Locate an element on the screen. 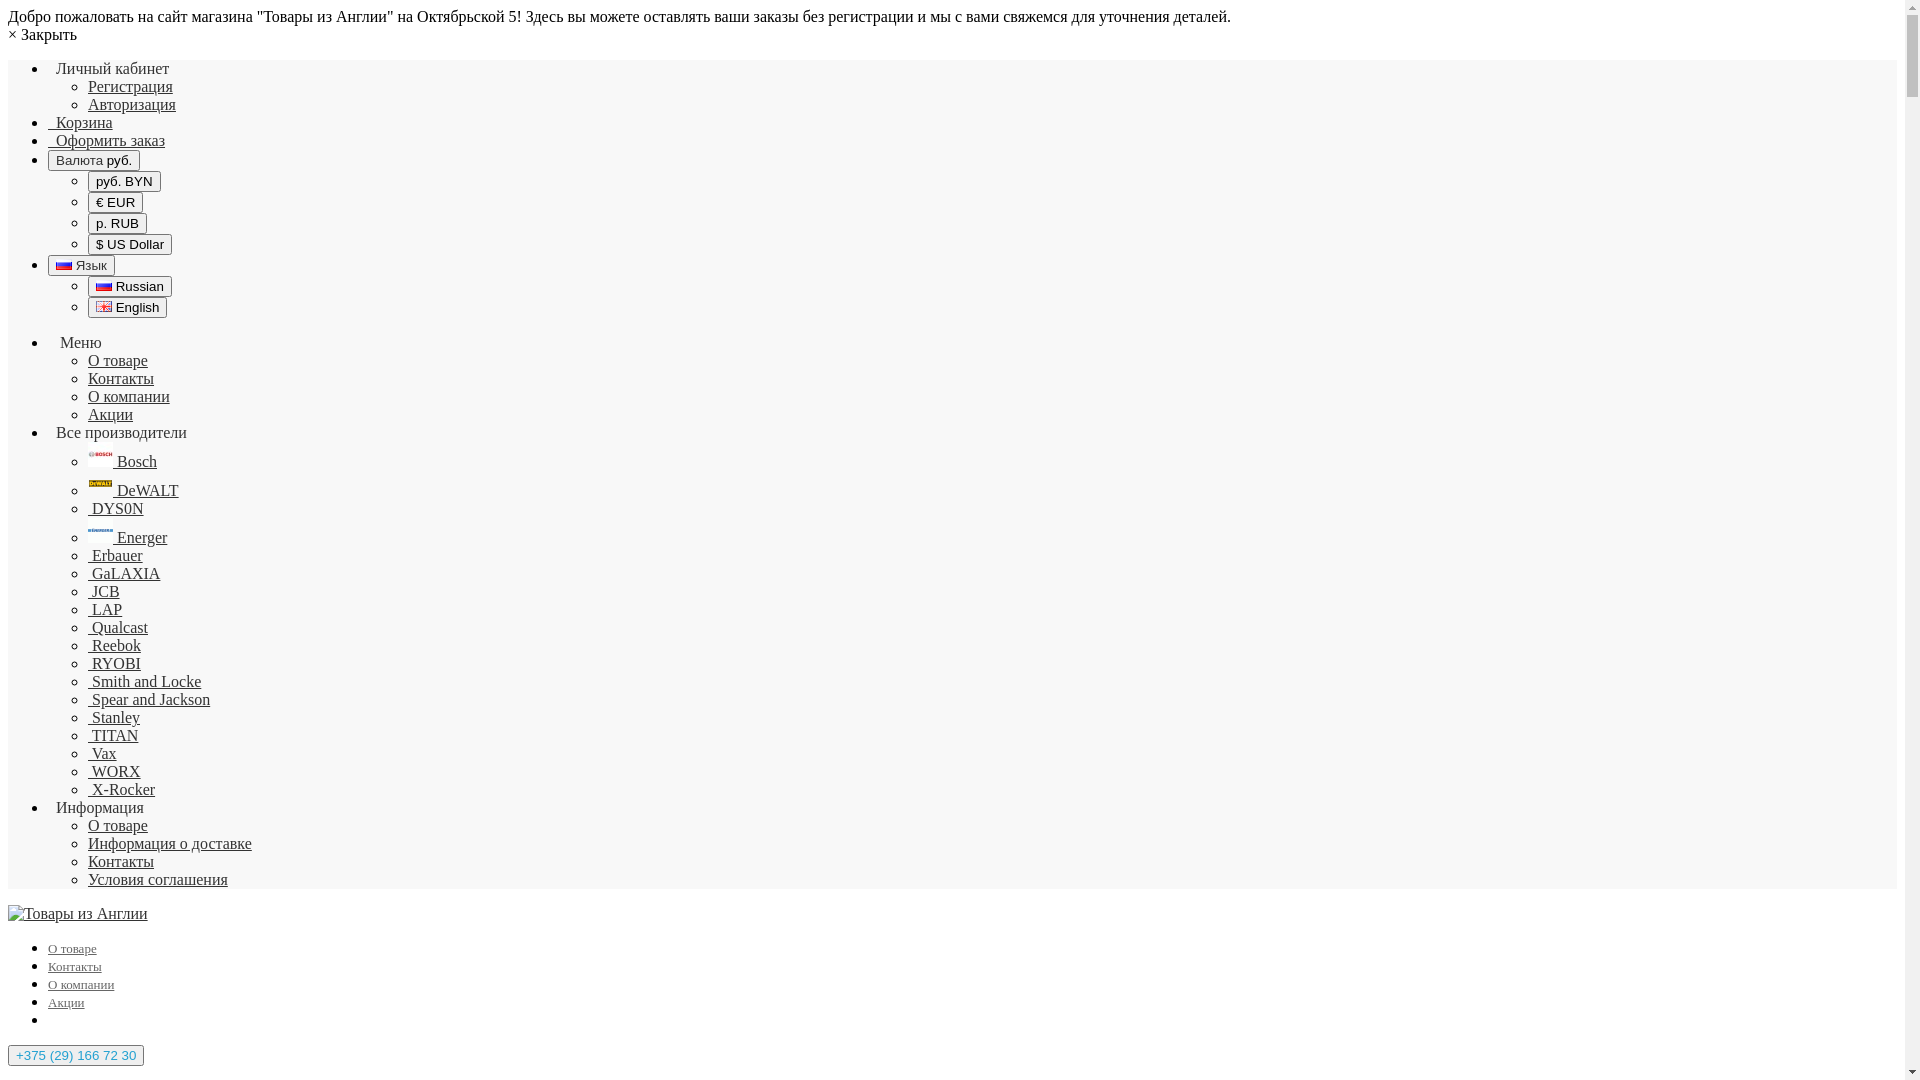 This screenshot has height=1080, width=1920. 'Russian' is located at coordinates (103, 285).